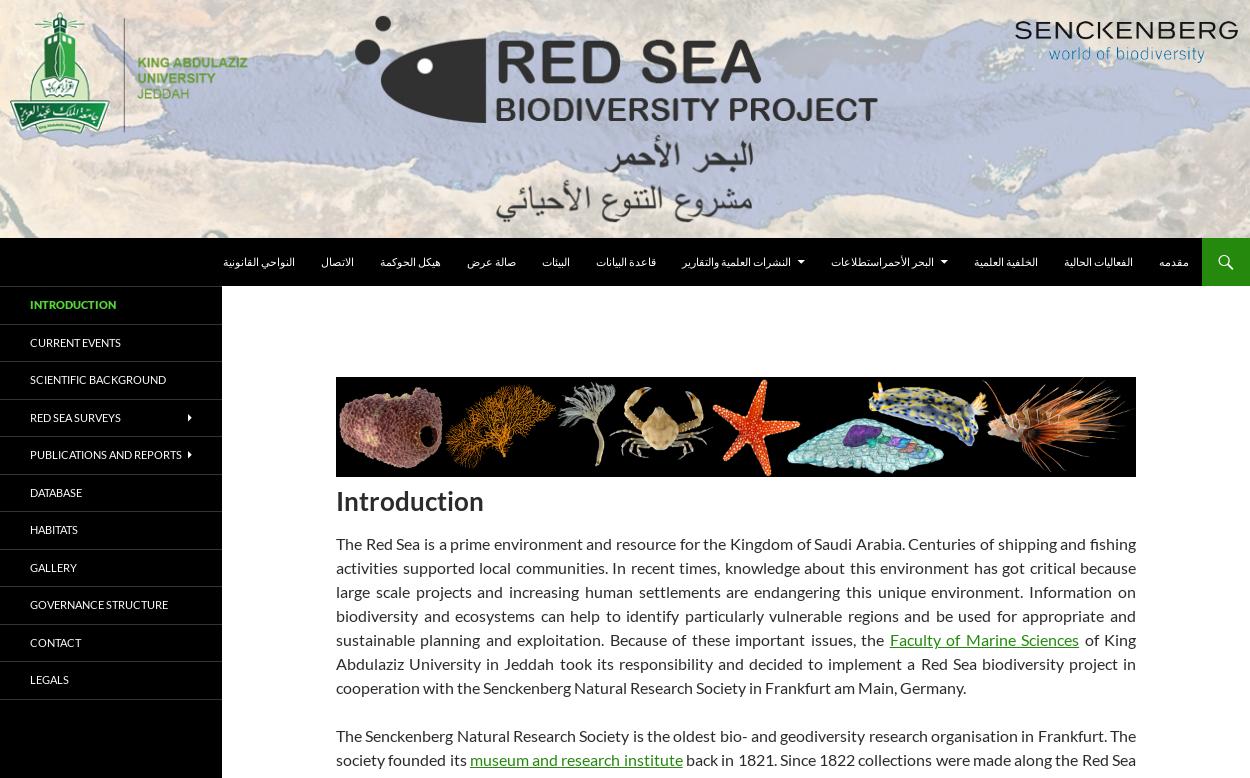 This screenshot has width=1250, height=778. What do you see at coordinates (97, 378) in the screenshot?
I see `'Scientific Background'` at bounding box center [97, 378].